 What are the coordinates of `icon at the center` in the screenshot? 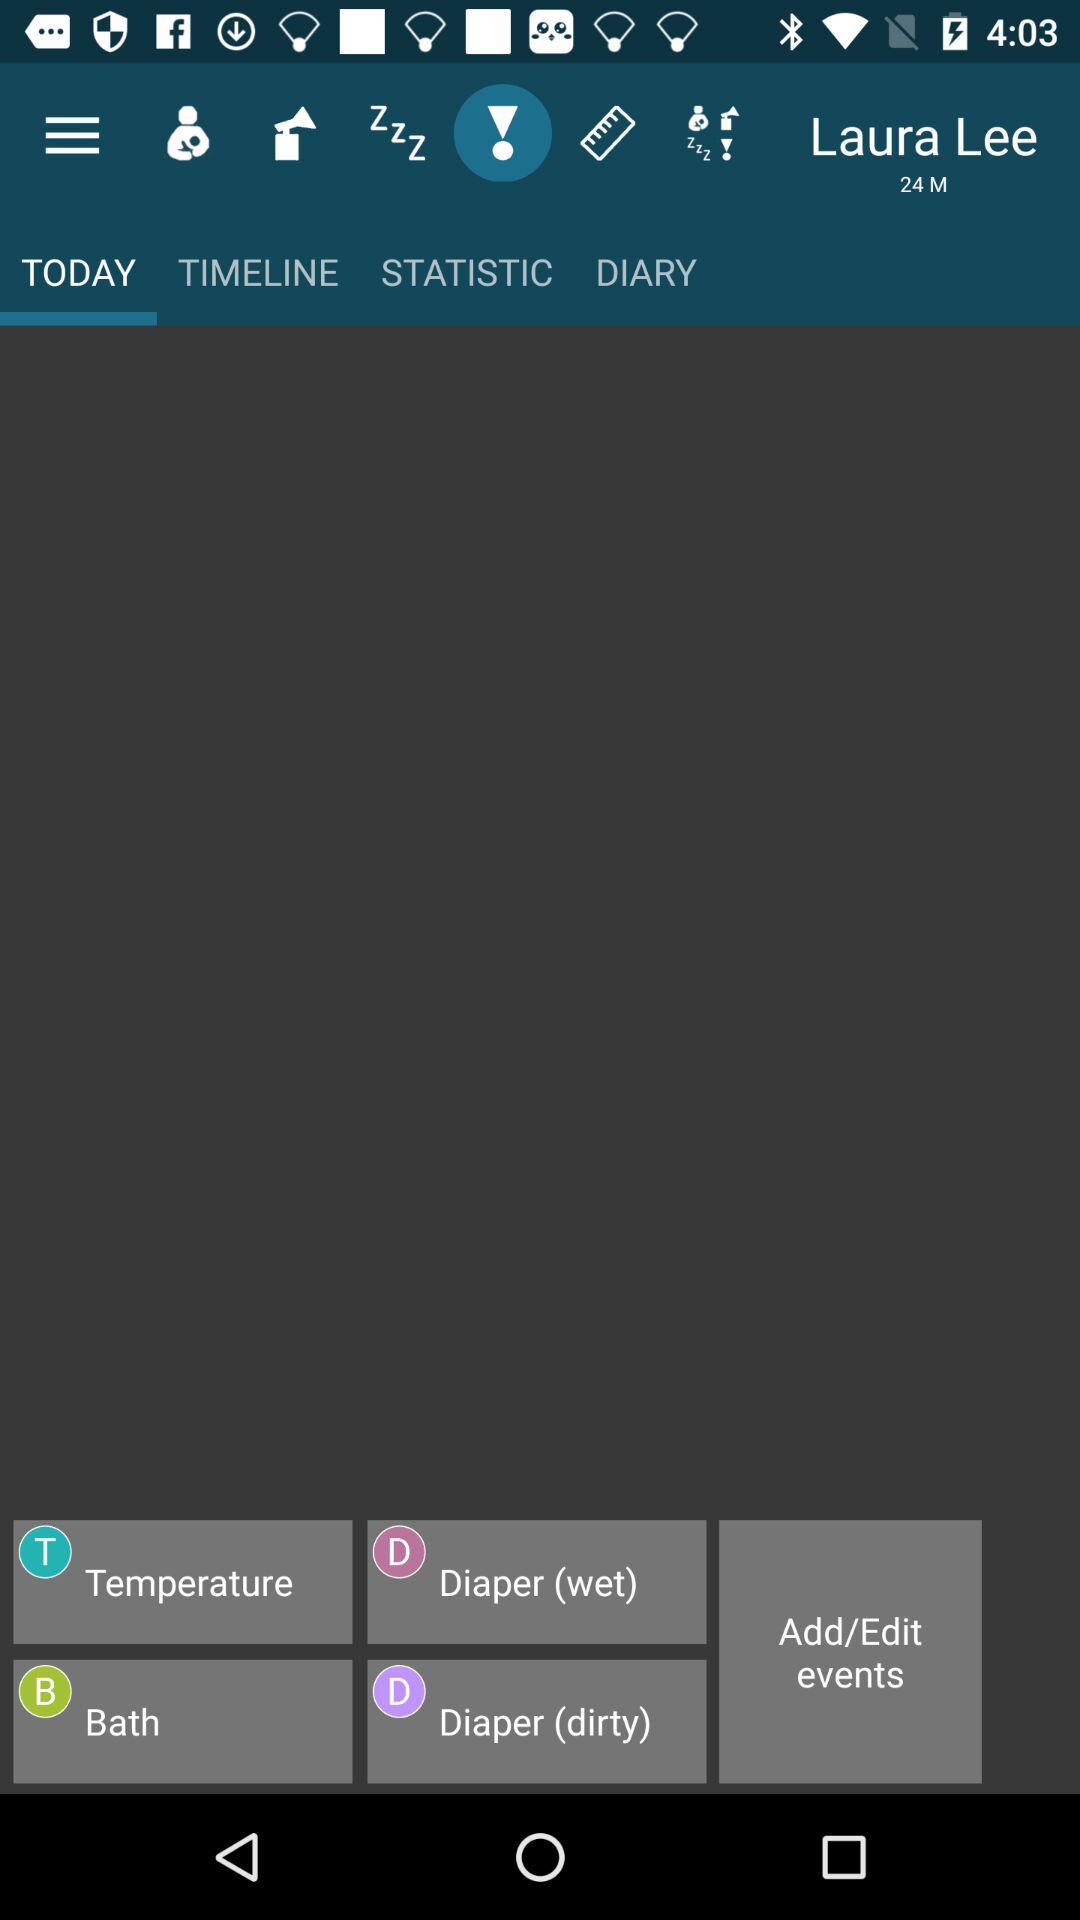 It's located at (540, 932).